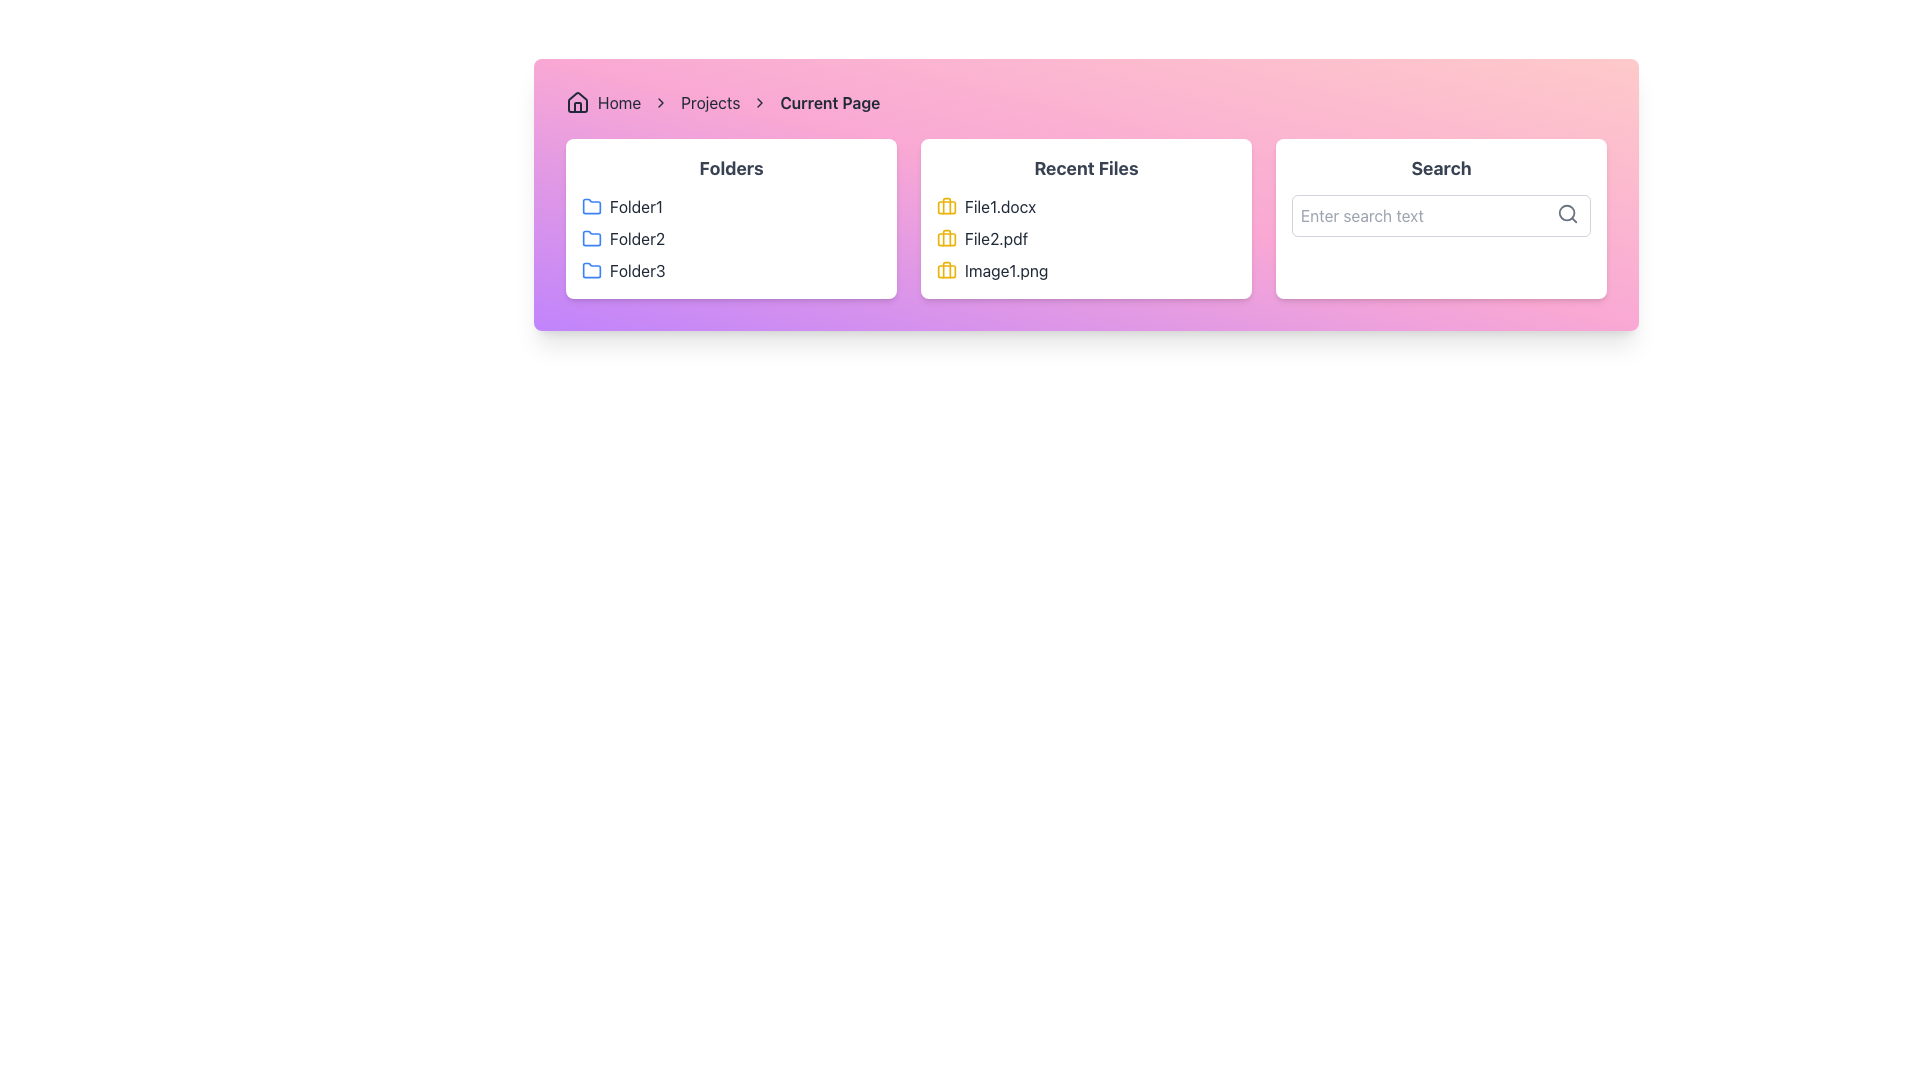 The width and height of the screenshot is (1920, 1080). What do you see at coordinates (1006, 270) in the screenshot?
I see `the text label for 'Image1.png' located in the 'Recent Files' section` at bounding box center [1006, 270].